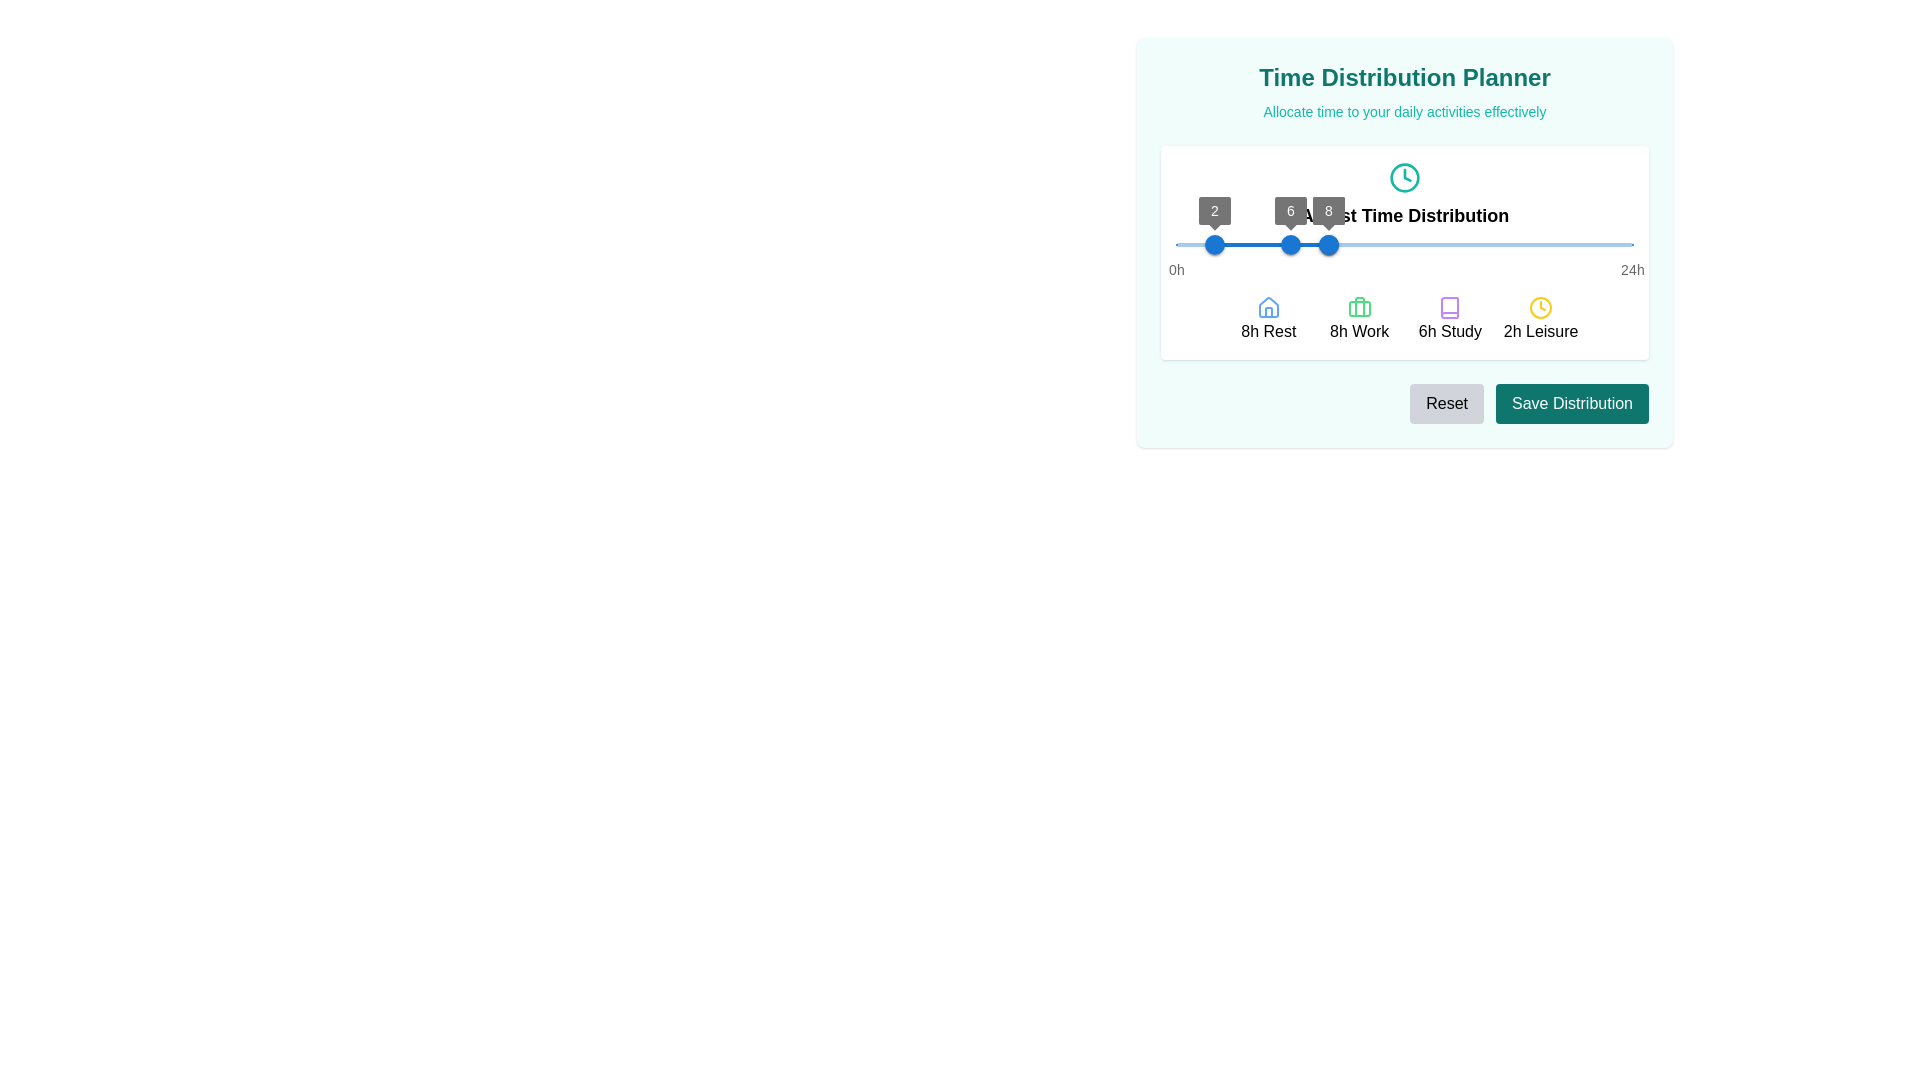 The height and width of the screenshot is (1080, 1920). I want to click on the time slider, so click(1283, 244).